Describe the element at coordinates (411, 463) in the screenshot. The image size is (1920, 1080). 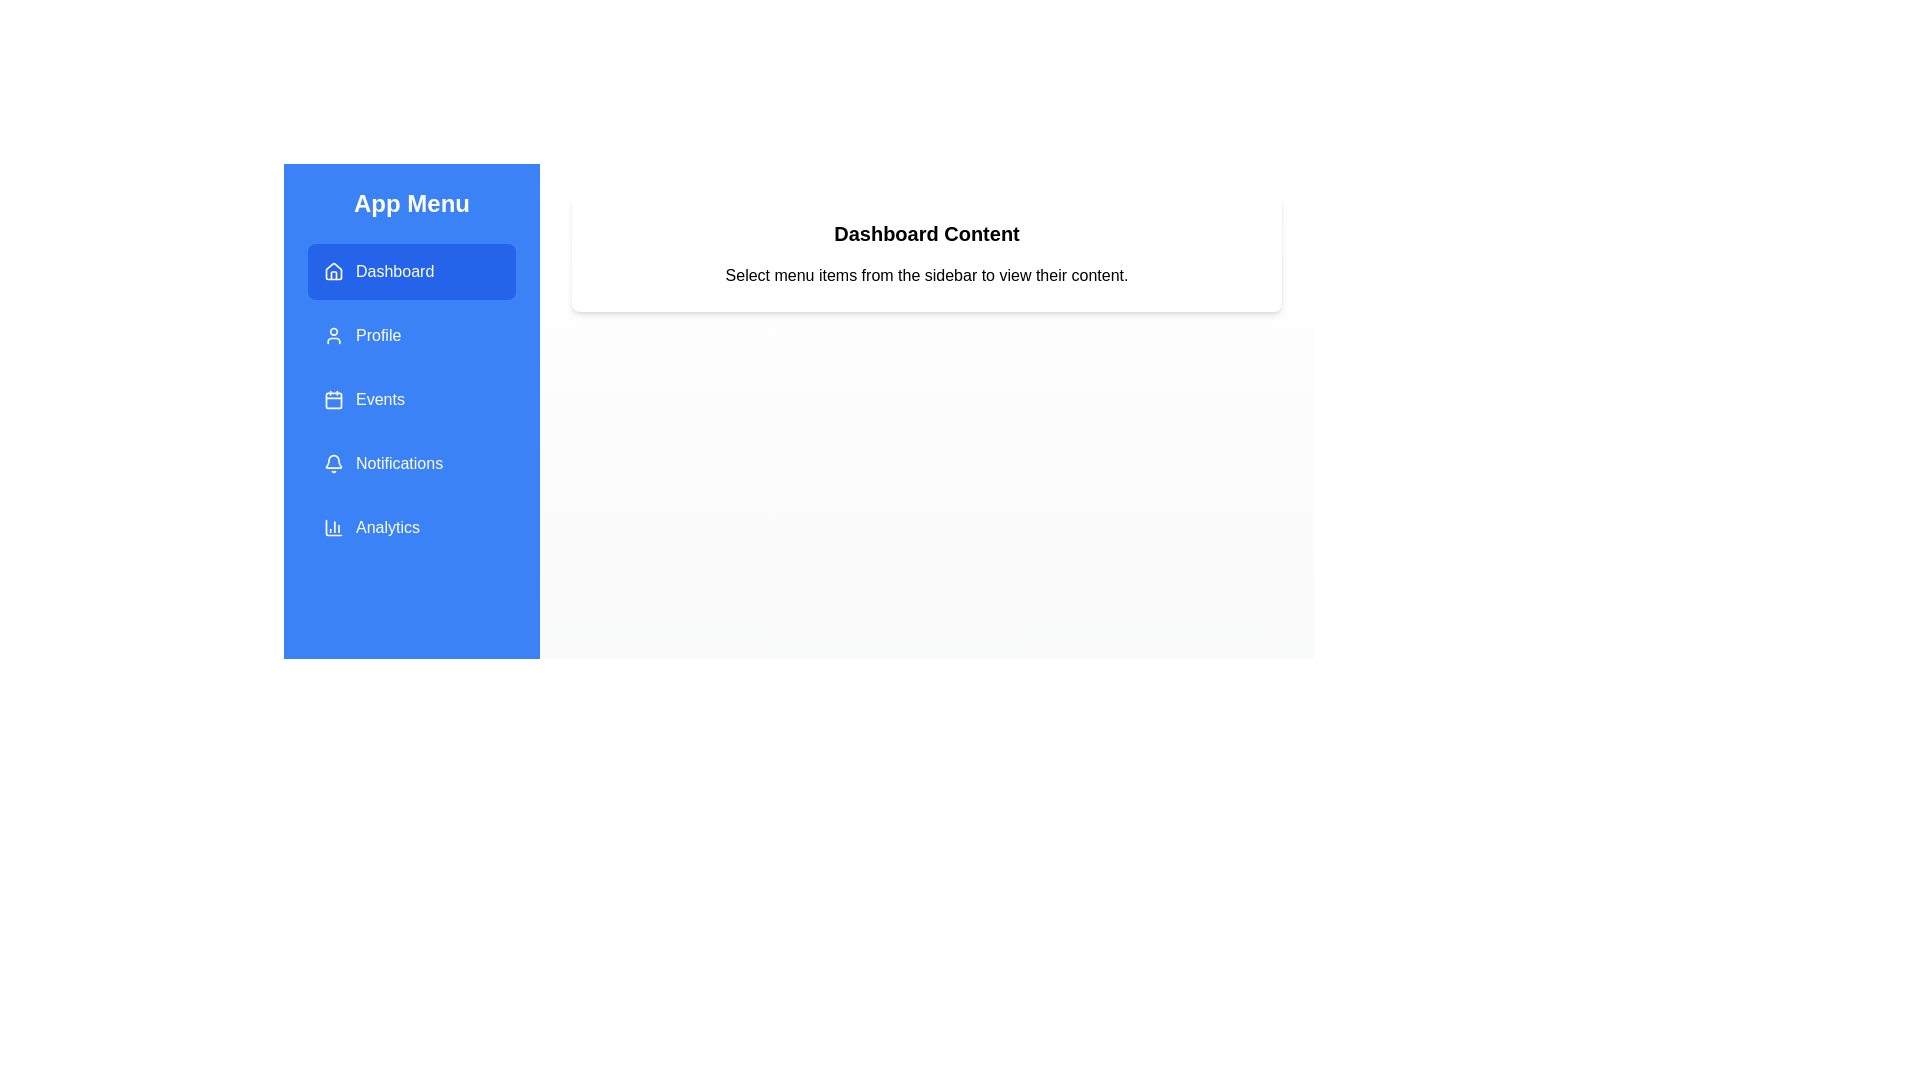
I see `the menu item Notifications from the sidebar` at that location.